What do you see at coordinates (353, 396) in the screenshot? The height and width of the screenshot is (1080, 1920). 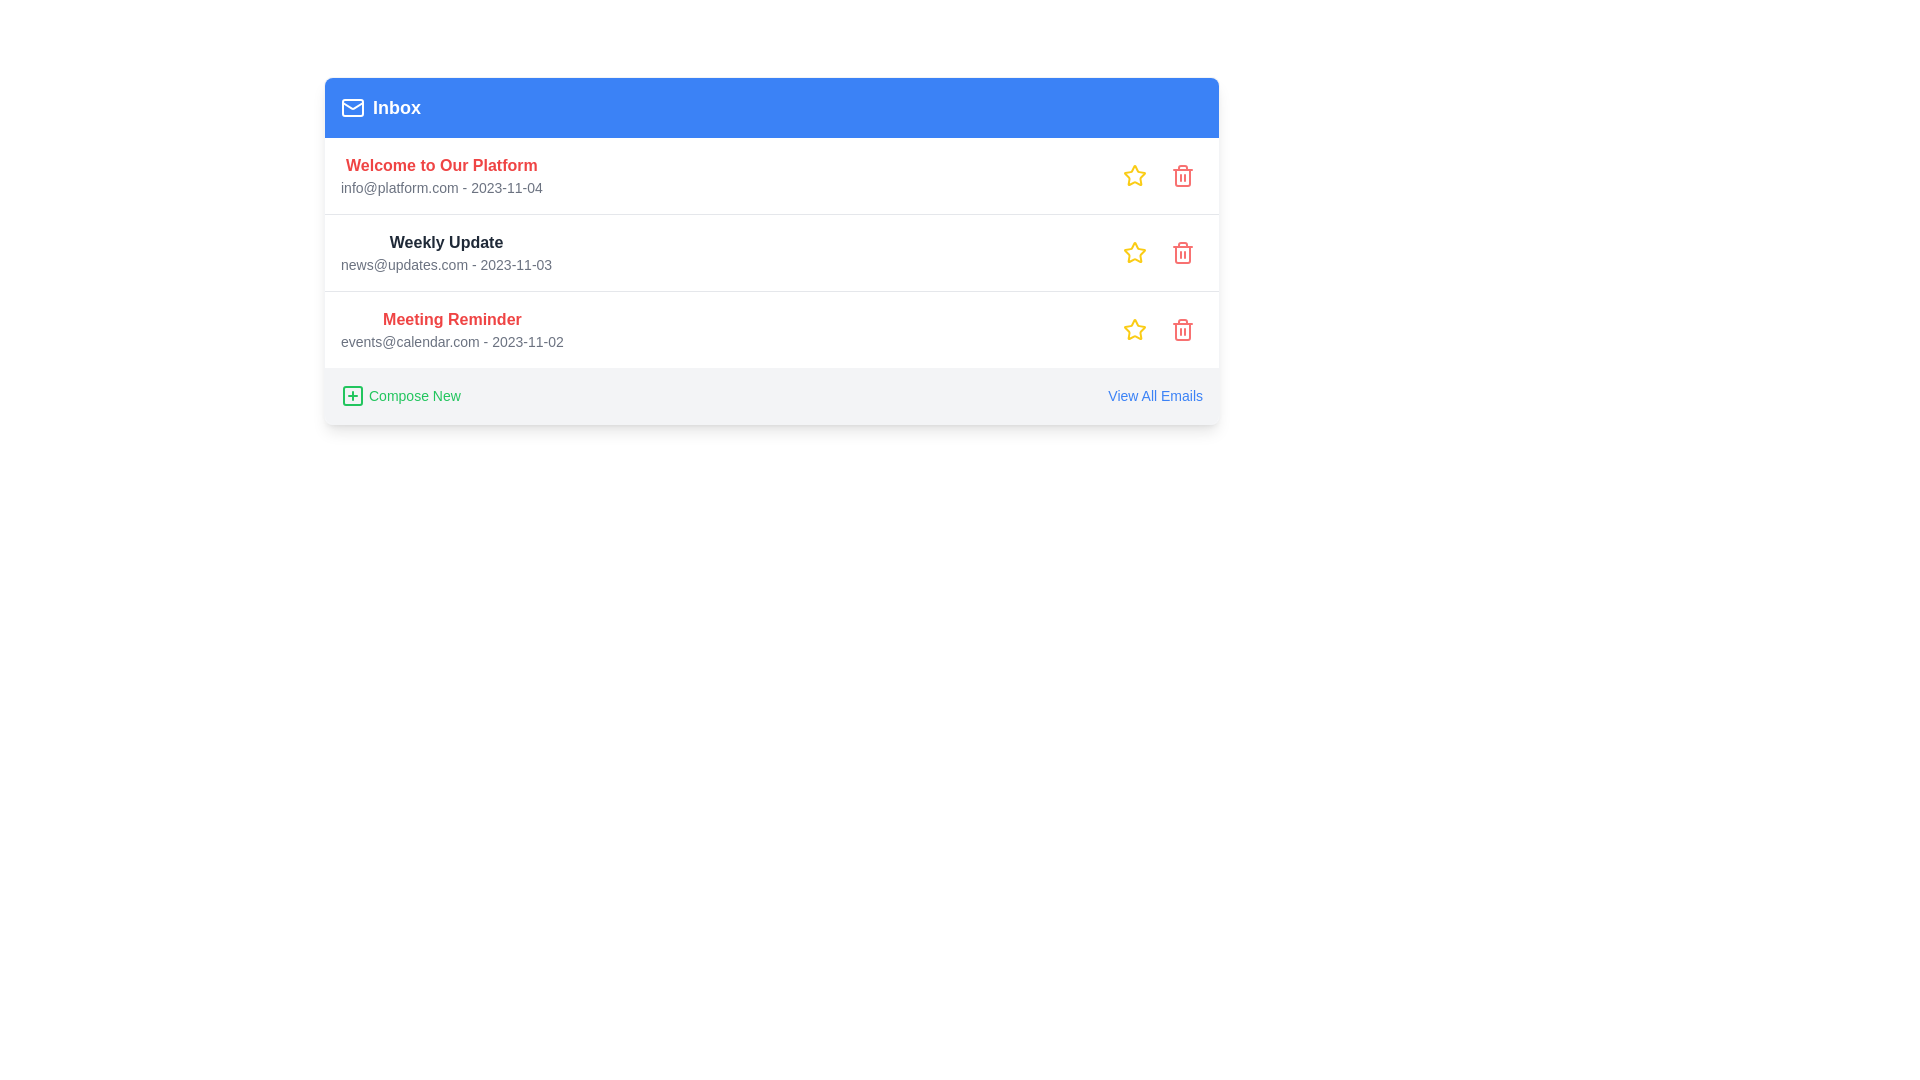 I see `the 'Compose New' button icon, which is the prominent square element containing the '+' sign, to initiate creating a new email` at bounding box center [353, 396].